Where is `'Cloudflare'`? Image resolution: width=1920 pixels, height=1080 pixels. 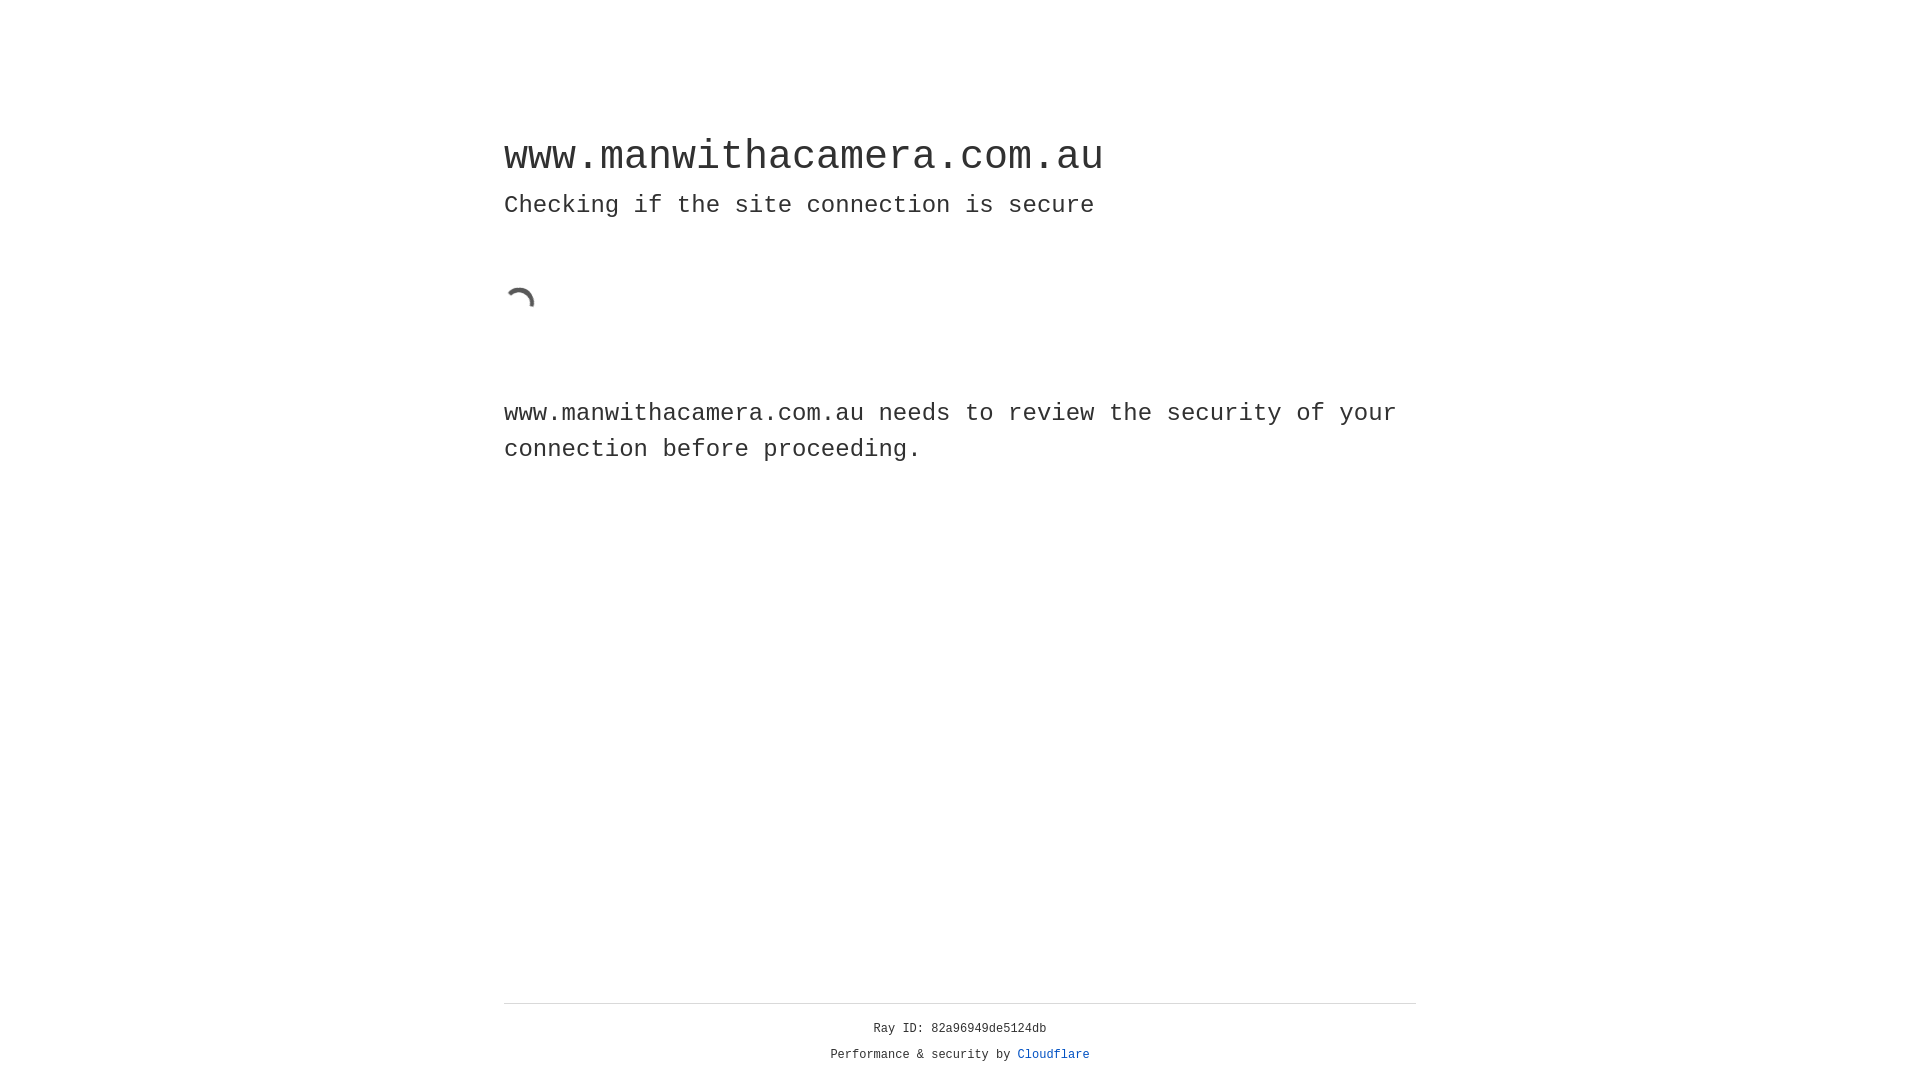
'Cloudflare' is located at coordinates (1017, 1054).